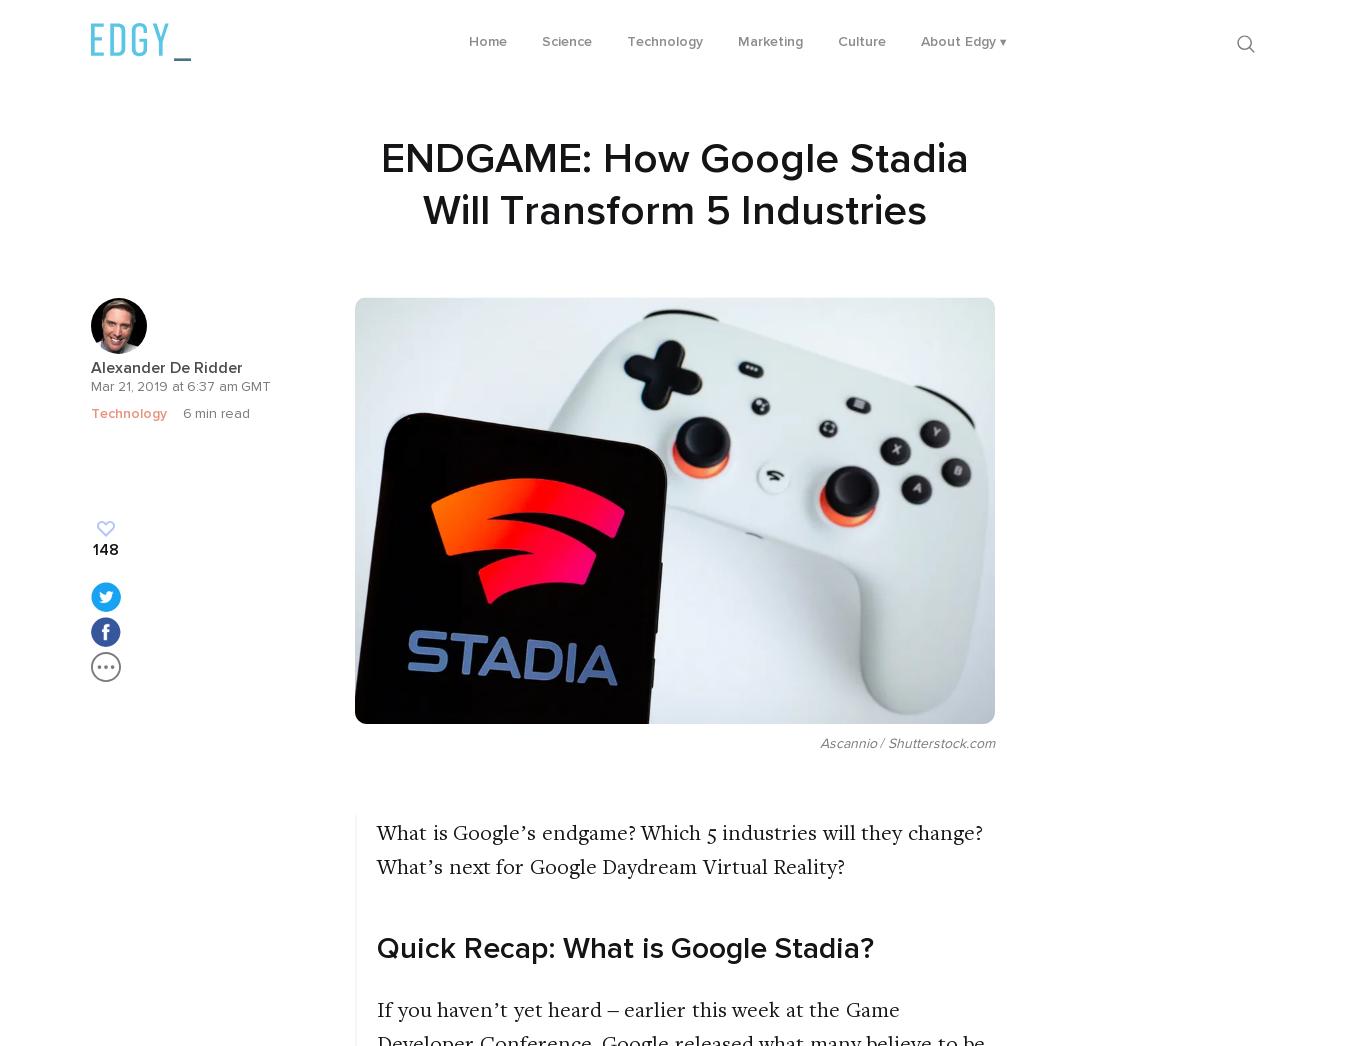  What do you see at coordinates (861, 40) in the screenshot?
I see `'Culture'` at bounding box center [861, 40].